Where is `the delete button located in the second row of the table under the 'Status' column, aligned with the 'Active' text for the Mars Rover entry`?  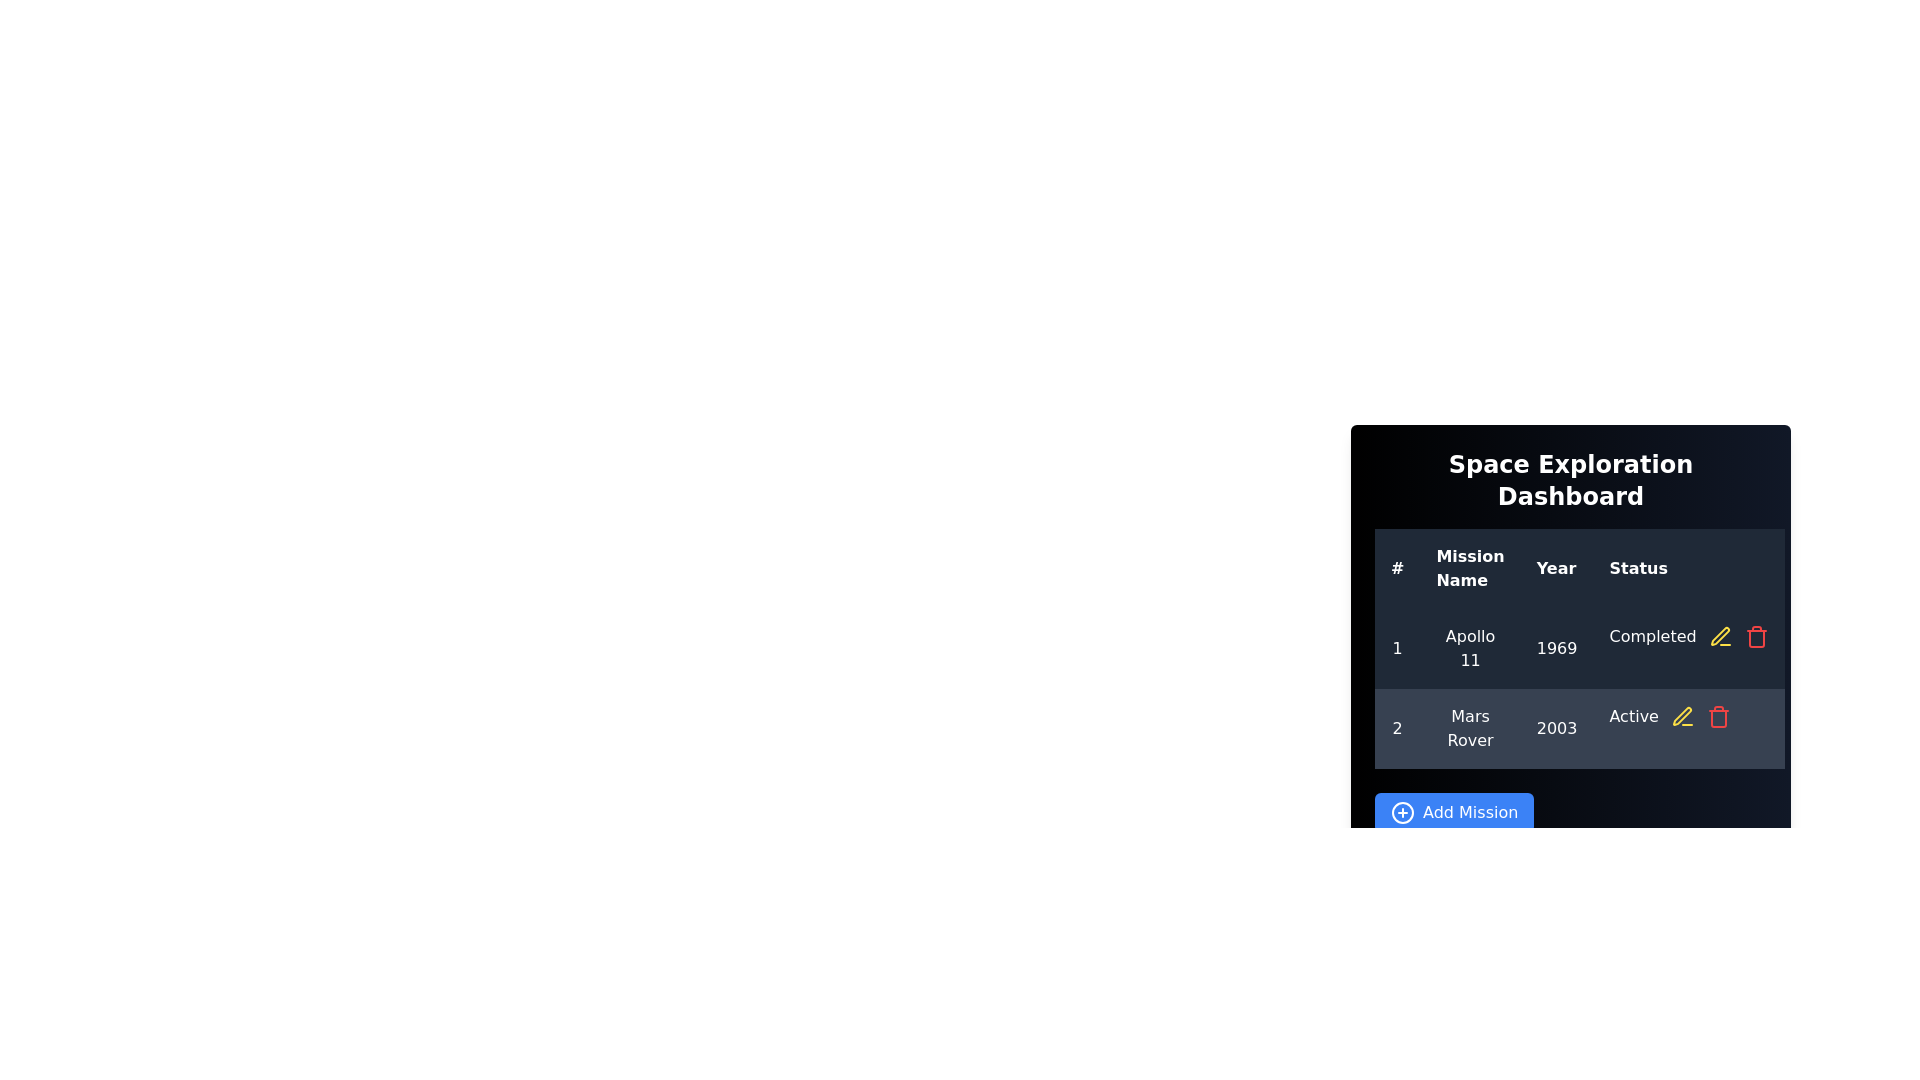 the delete button located in the second row of the table under the 'Status' column, aligned with the 'Active' text for the Mars Rover entry is located at coordinates (1717, 716).